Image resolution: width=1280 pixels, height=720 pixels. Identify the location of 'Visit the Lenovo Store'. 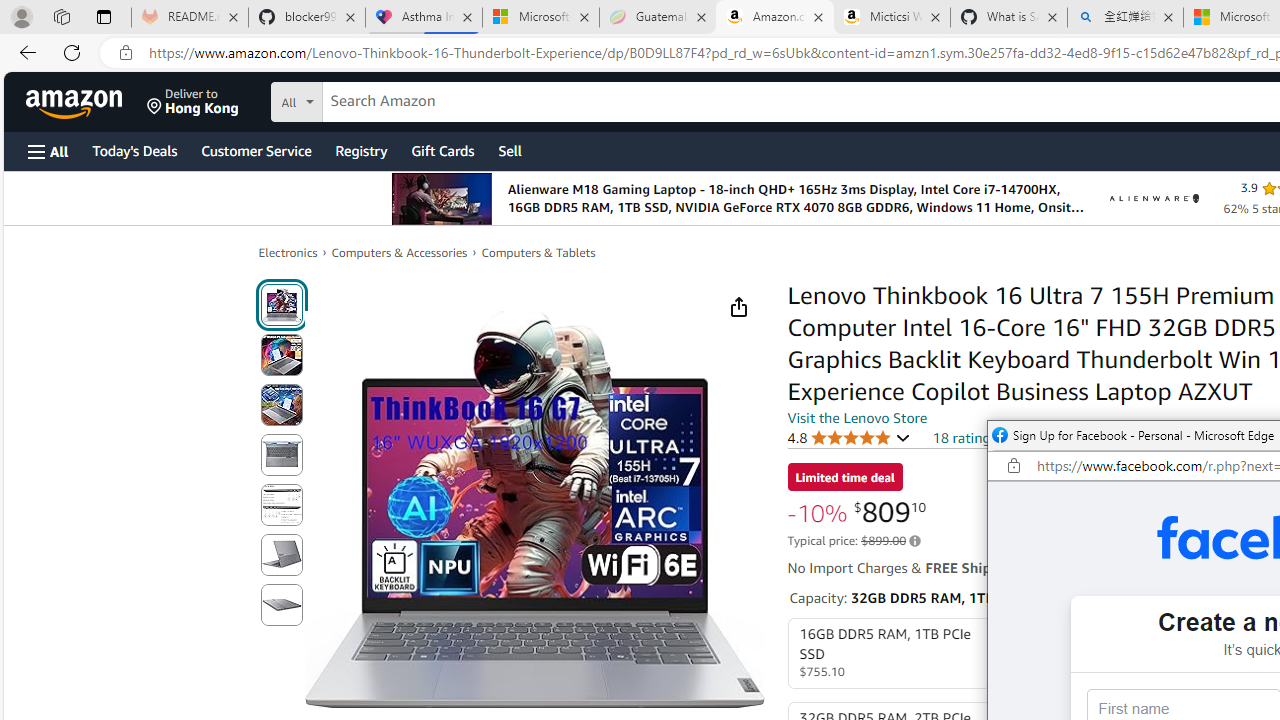
(857, 416).